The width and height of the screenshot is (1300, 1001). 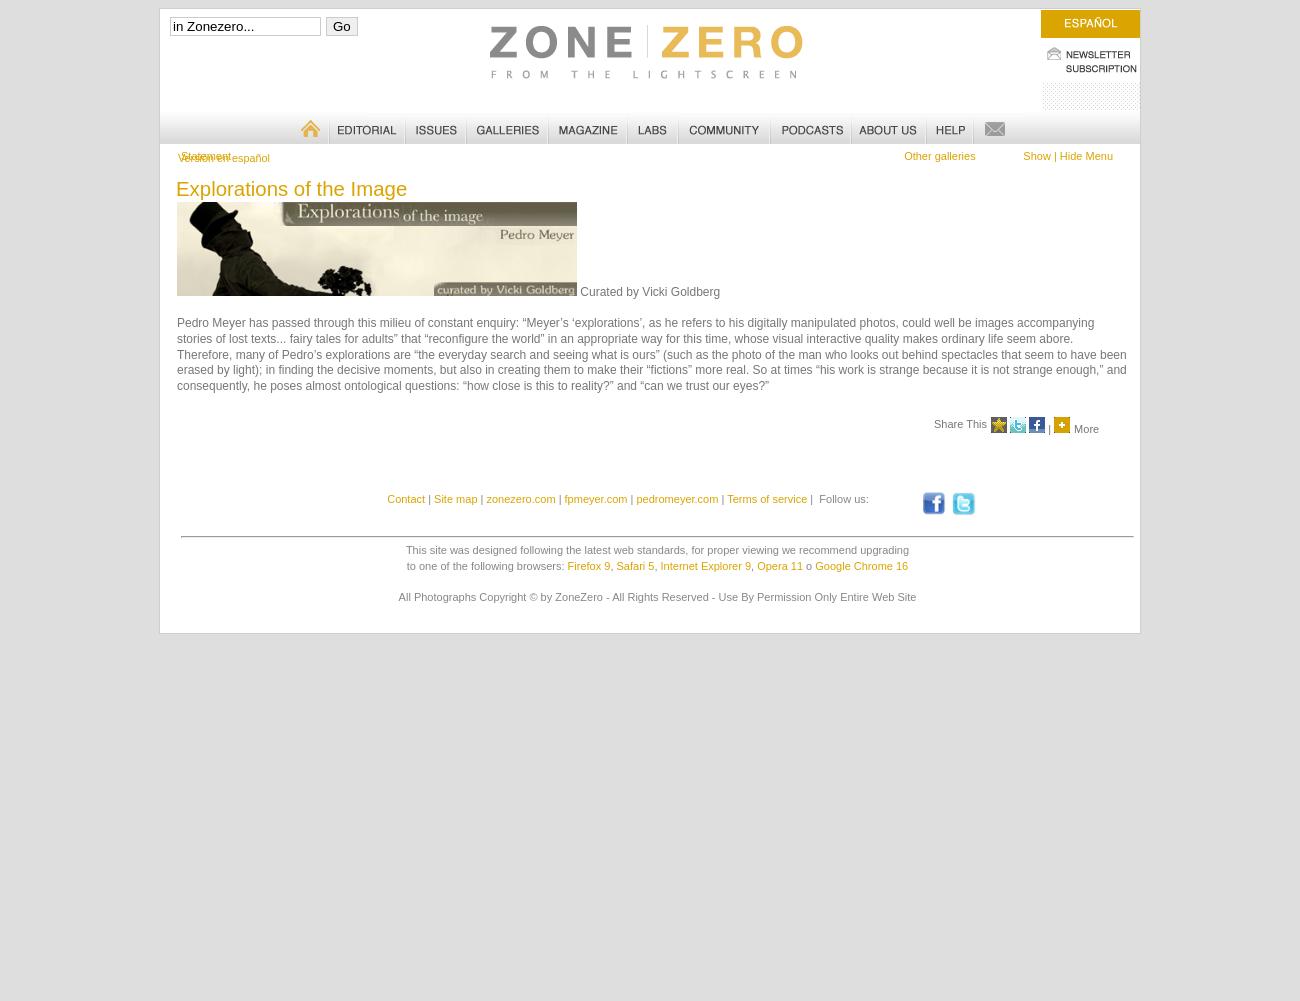 What do you see at coordinates (199, 155) in the screenshot?
I see `'ImHuman'` at bounding box center [199, 155].